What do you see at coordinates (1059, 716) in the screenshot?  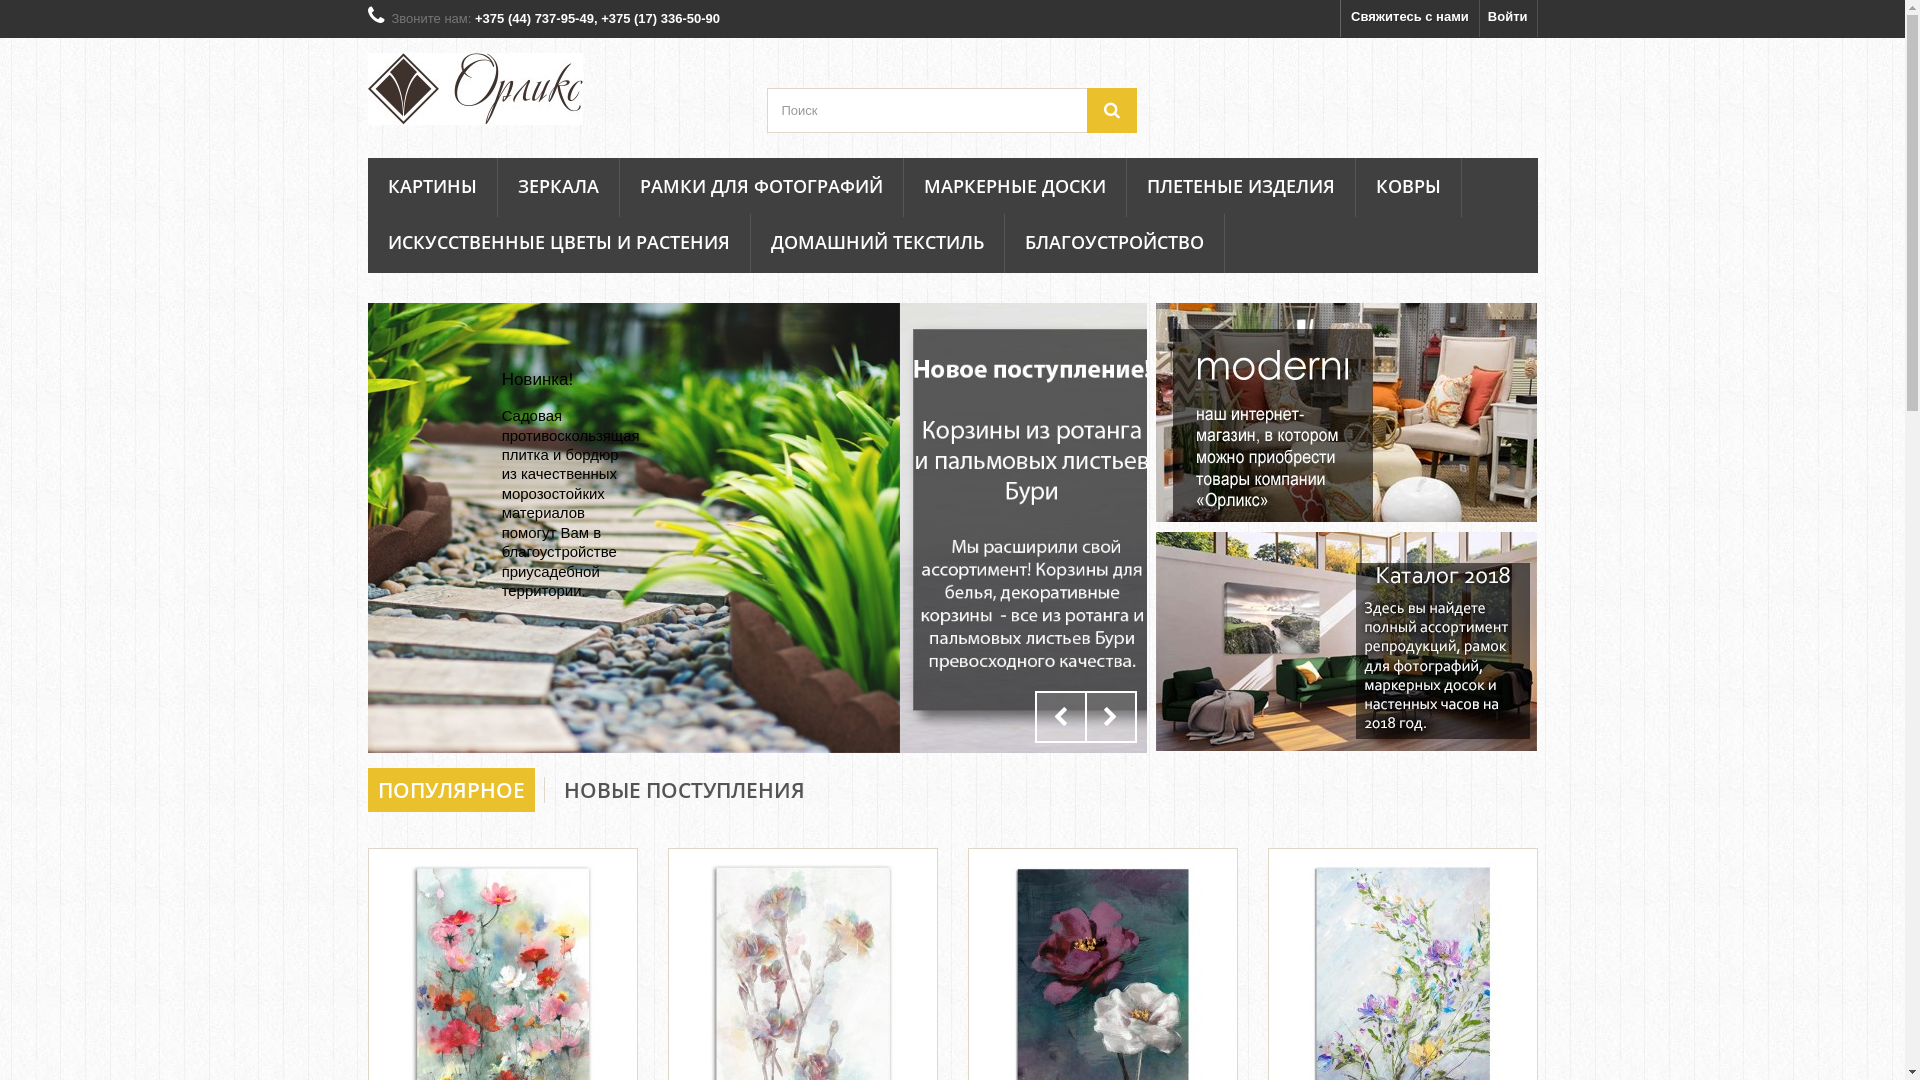 I see `'Prev'` at bounding box center [1059, 716].